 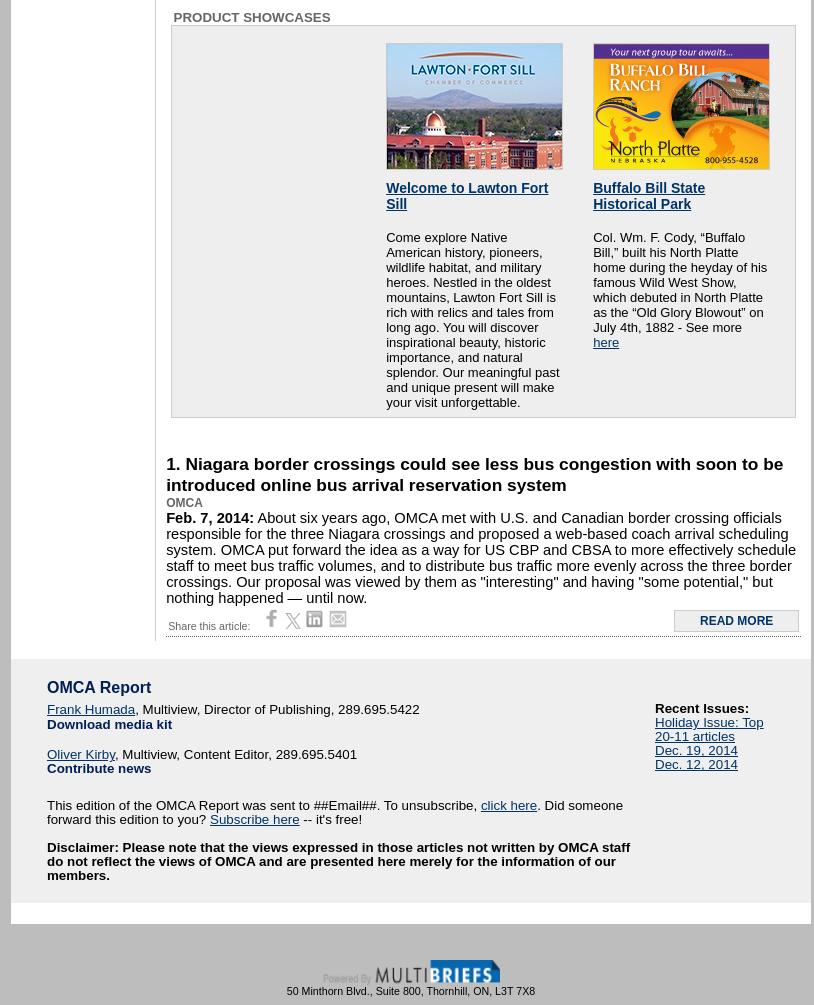 What do you see at coordinates (701, 708) in the screenshot?
I see `'Recent Issues:'` at bounding box center [701, 708].